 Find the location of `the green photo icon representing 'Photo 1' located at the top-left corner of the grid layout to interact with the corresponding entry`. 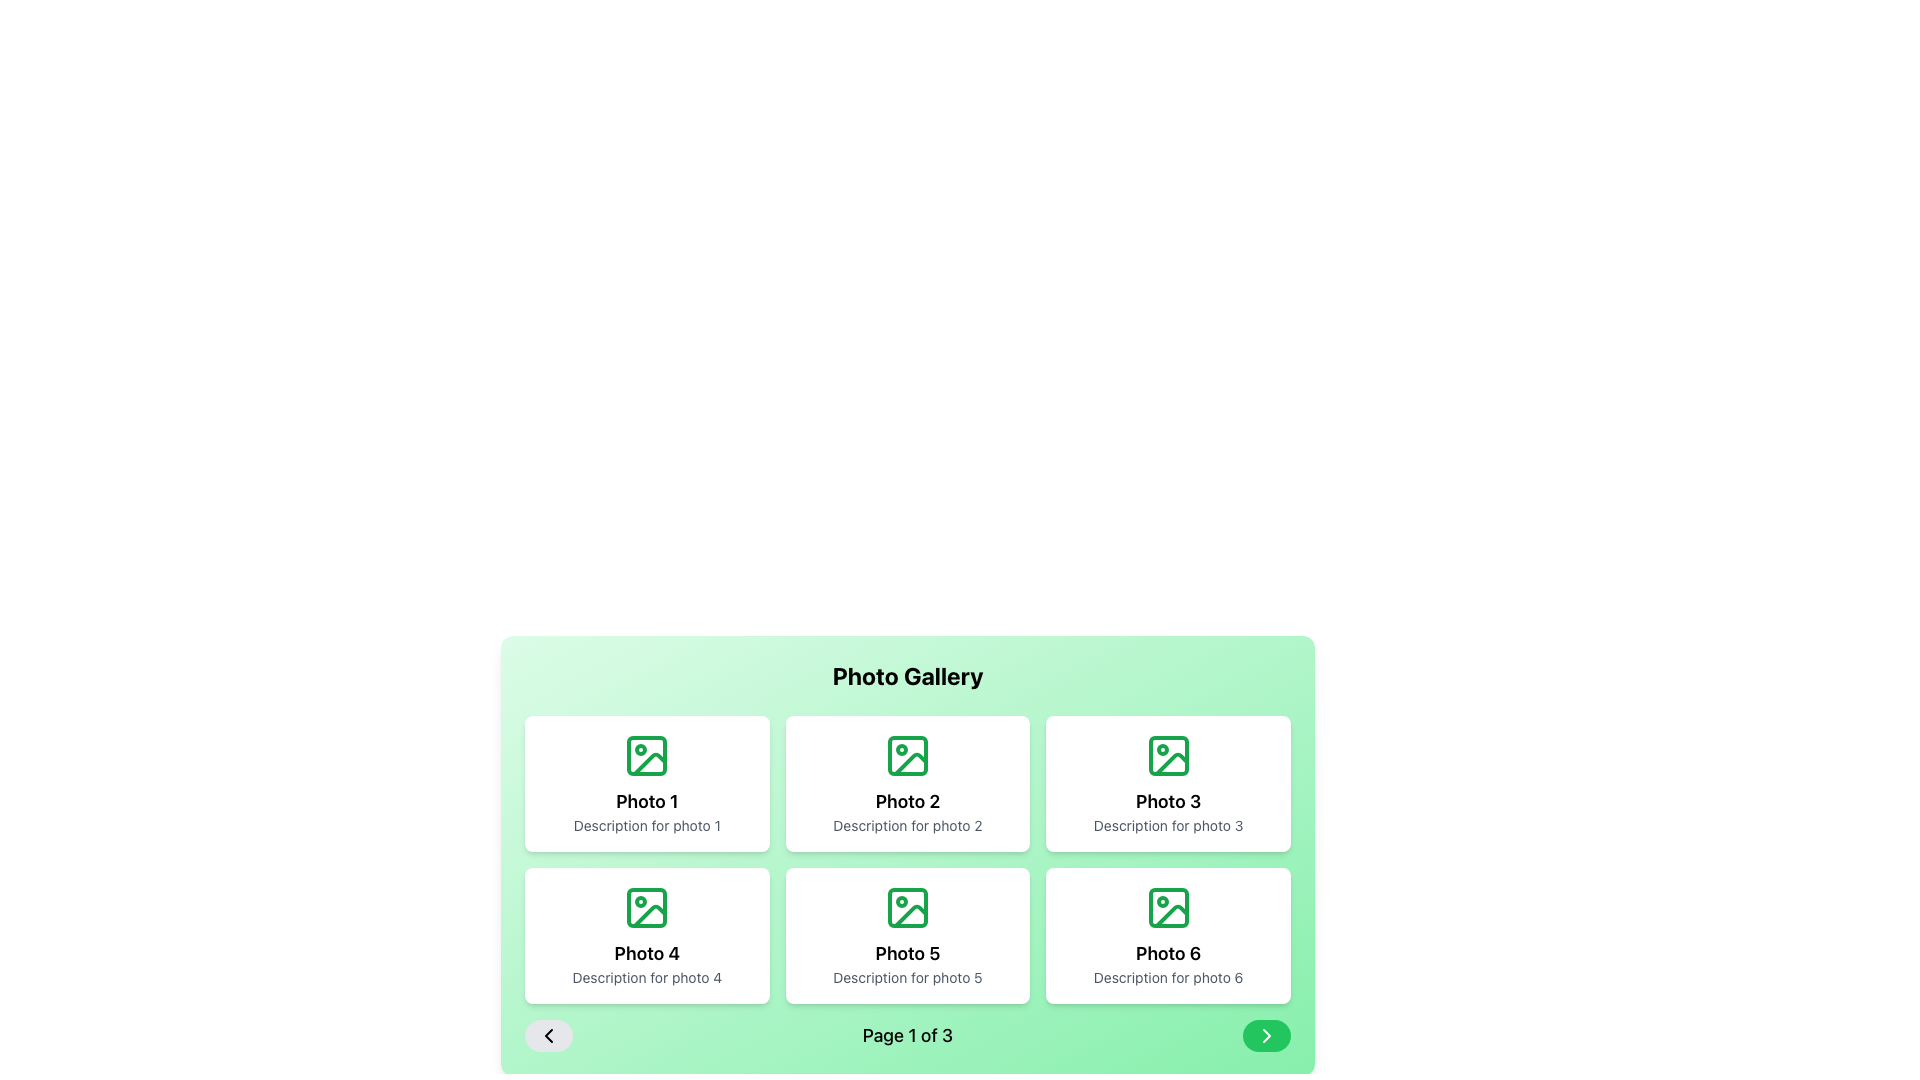

the green photo icon representing 'Photo 1' located at the top-left corner of the grid layout to interact with the corresponding entry is located at coordinates (647, 756).